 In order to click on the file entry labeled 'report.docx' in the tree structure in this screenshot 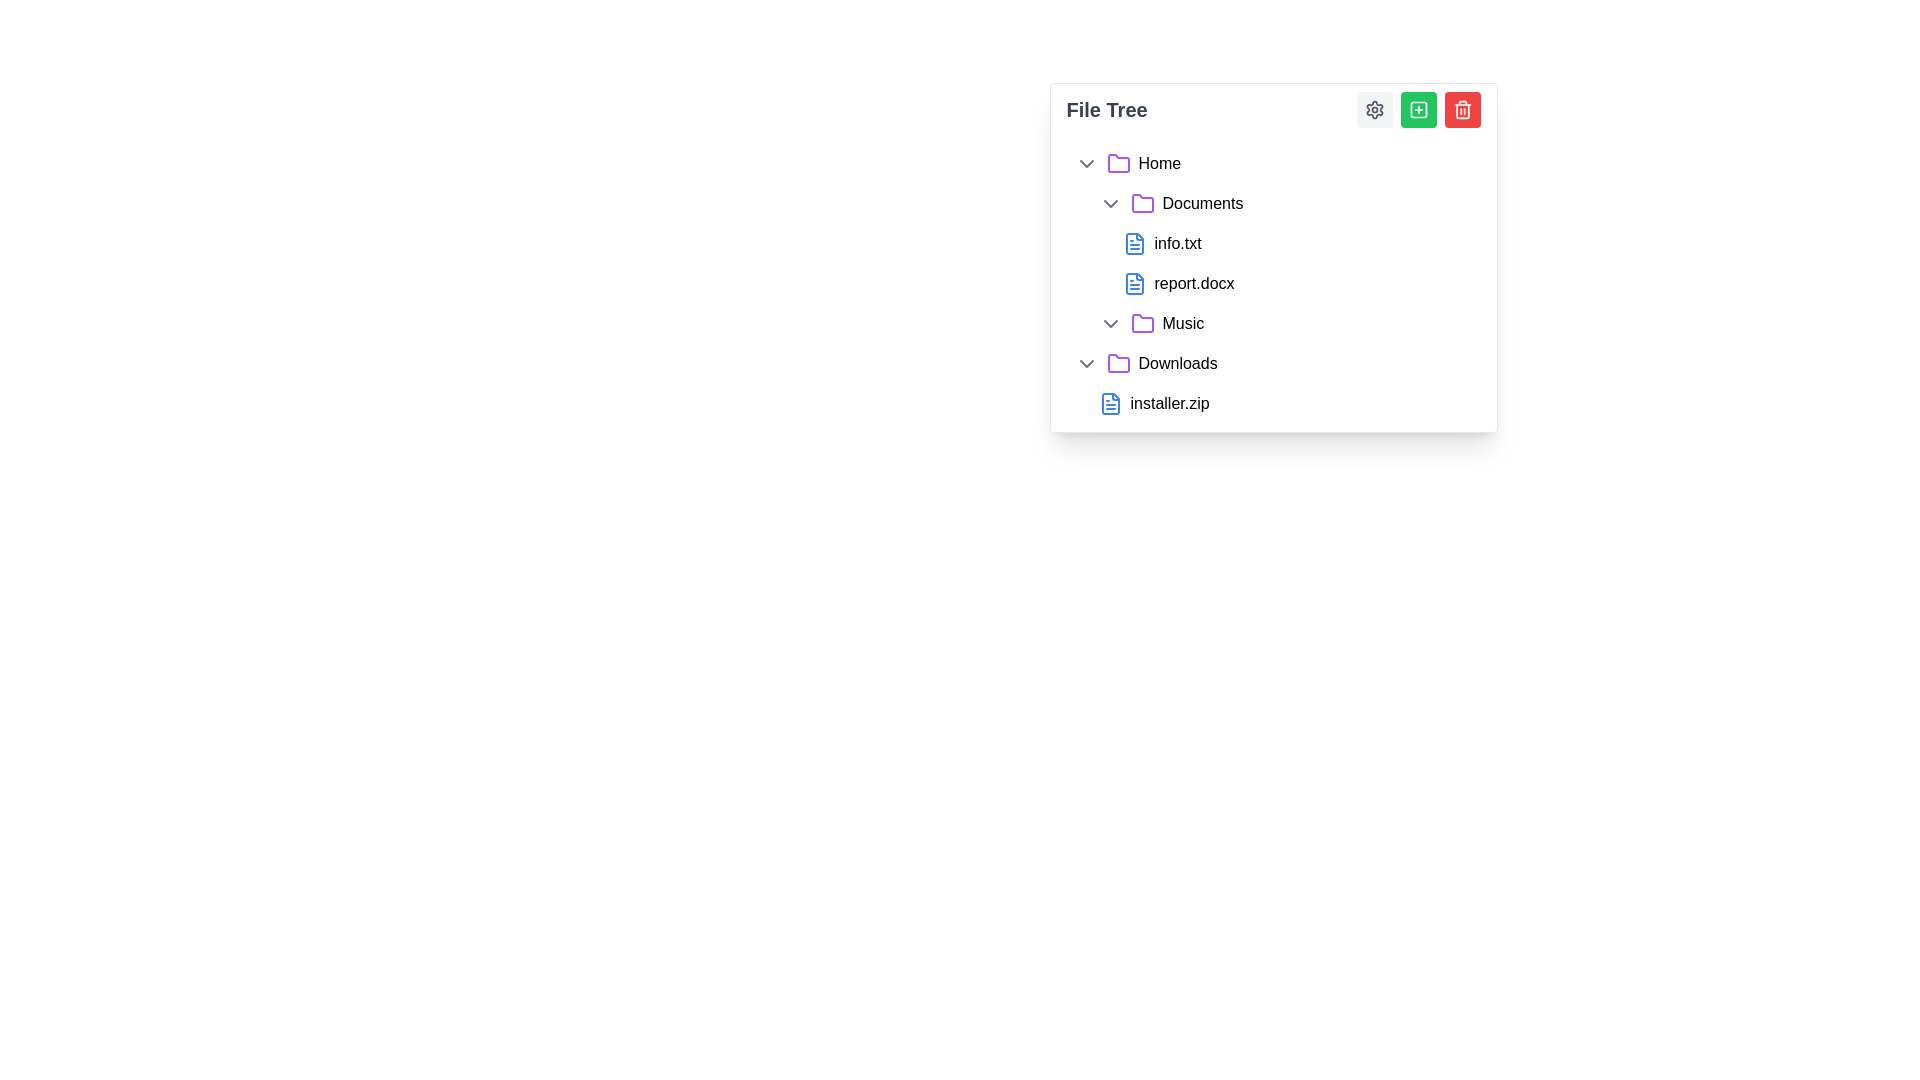, I will do `click(1272, 284)`.